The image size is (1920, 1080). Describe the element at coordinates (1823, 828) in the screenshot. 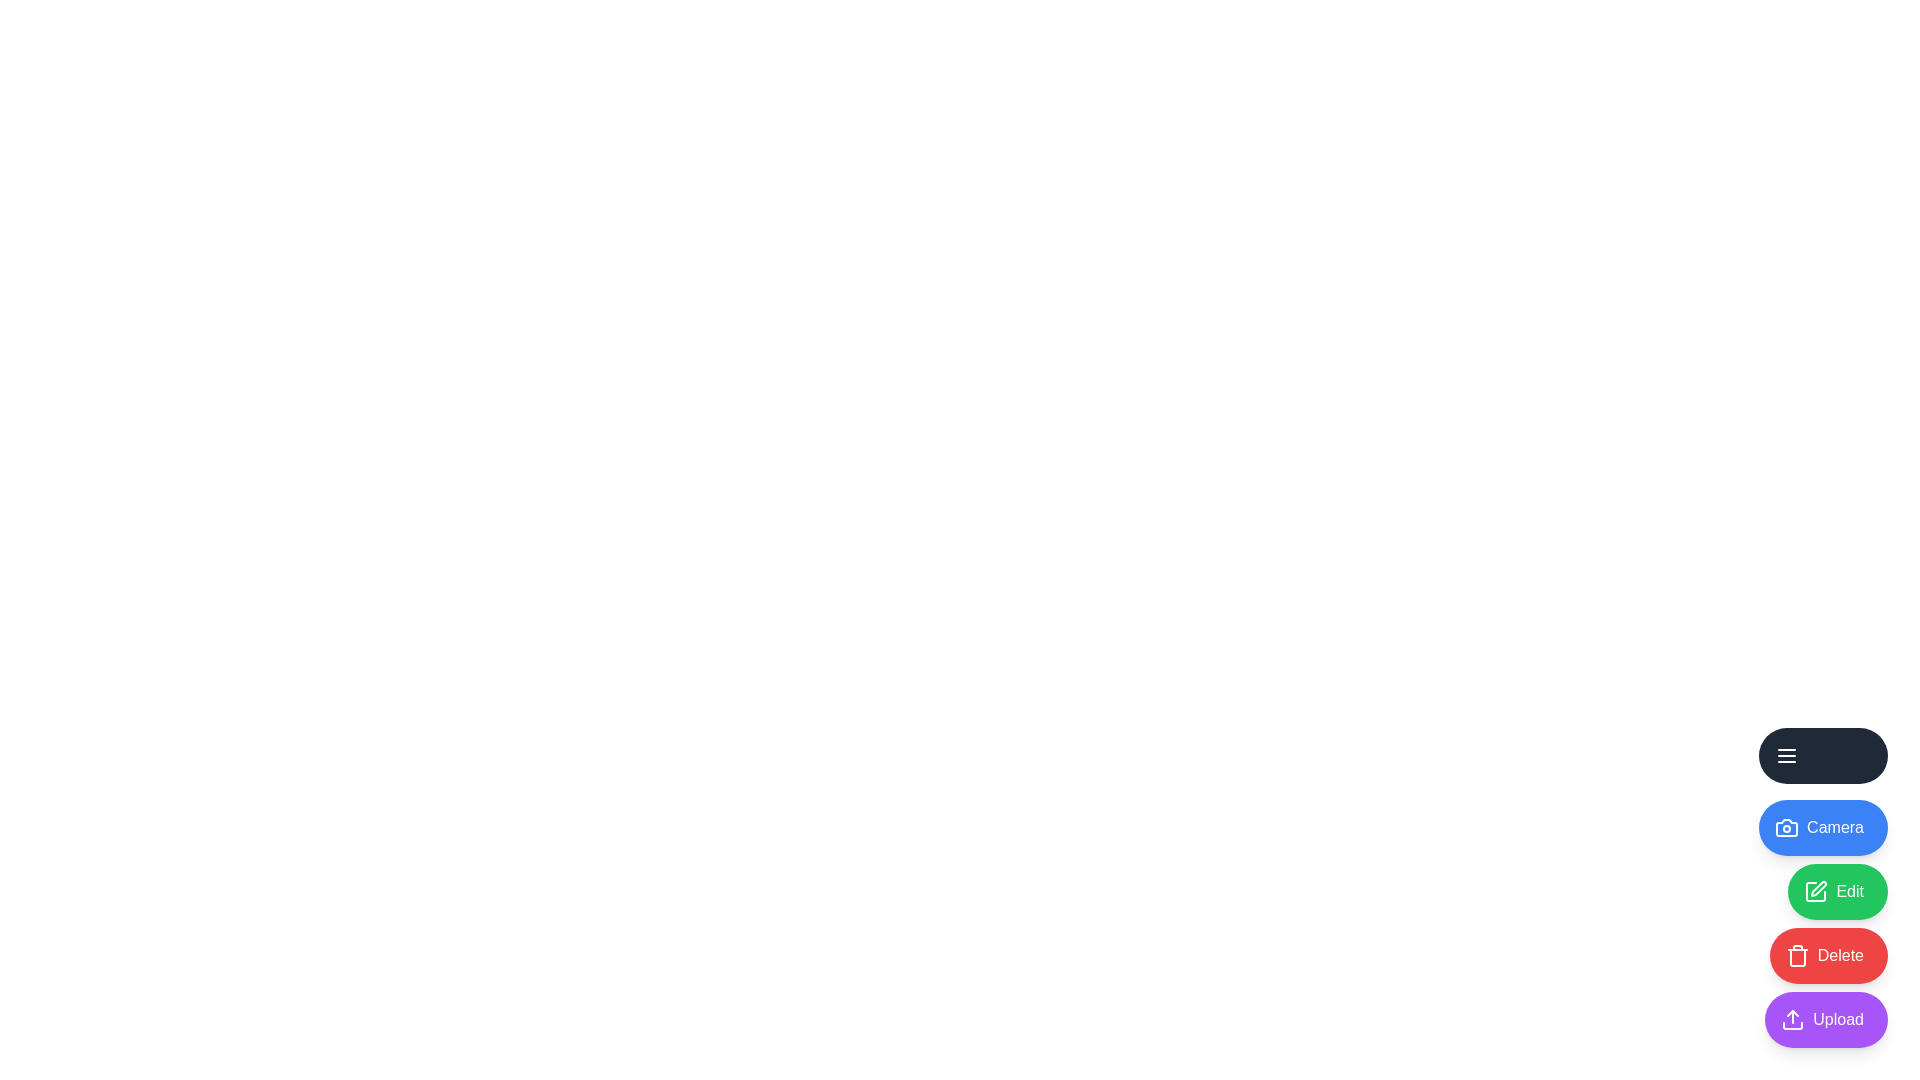

I see `the Camera icon to interact with it` at that location.